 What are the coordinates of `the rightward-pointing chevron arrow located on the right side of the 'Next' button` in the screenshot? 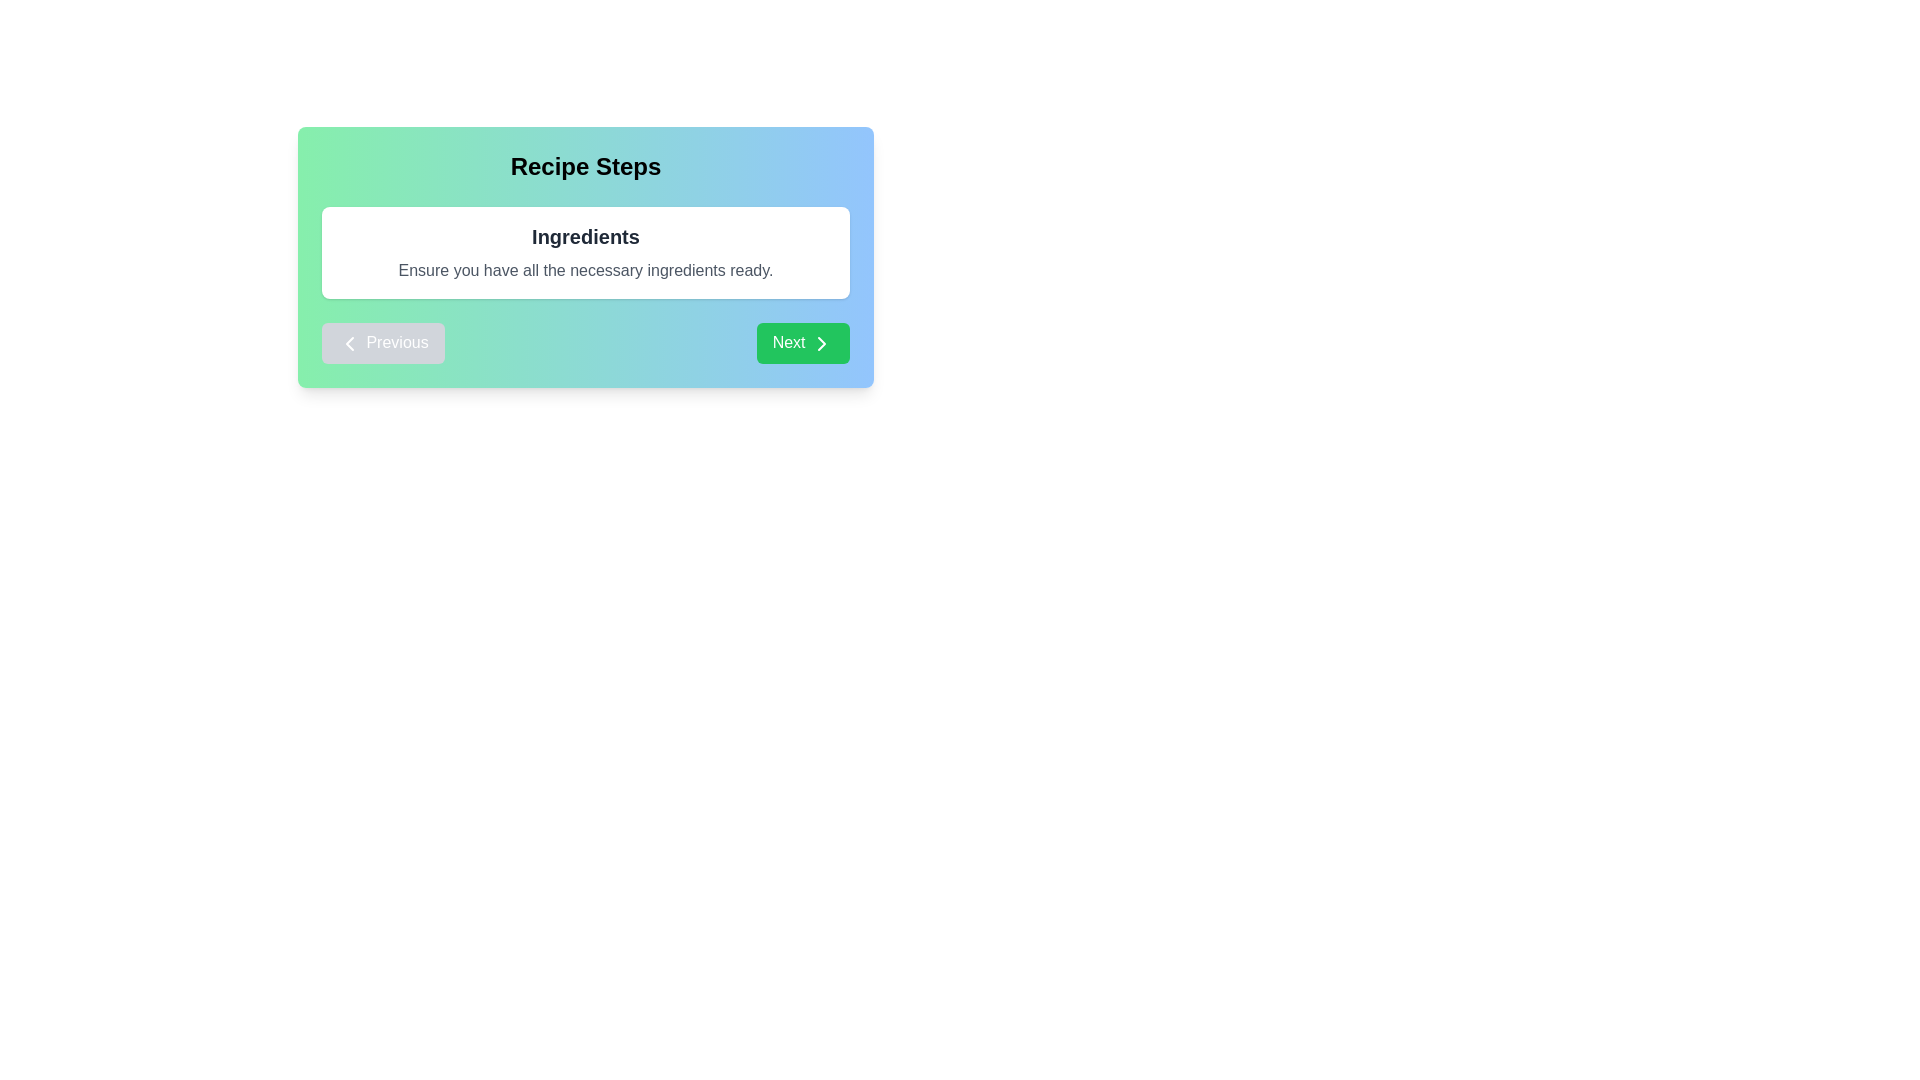 It's located at (821, 342).